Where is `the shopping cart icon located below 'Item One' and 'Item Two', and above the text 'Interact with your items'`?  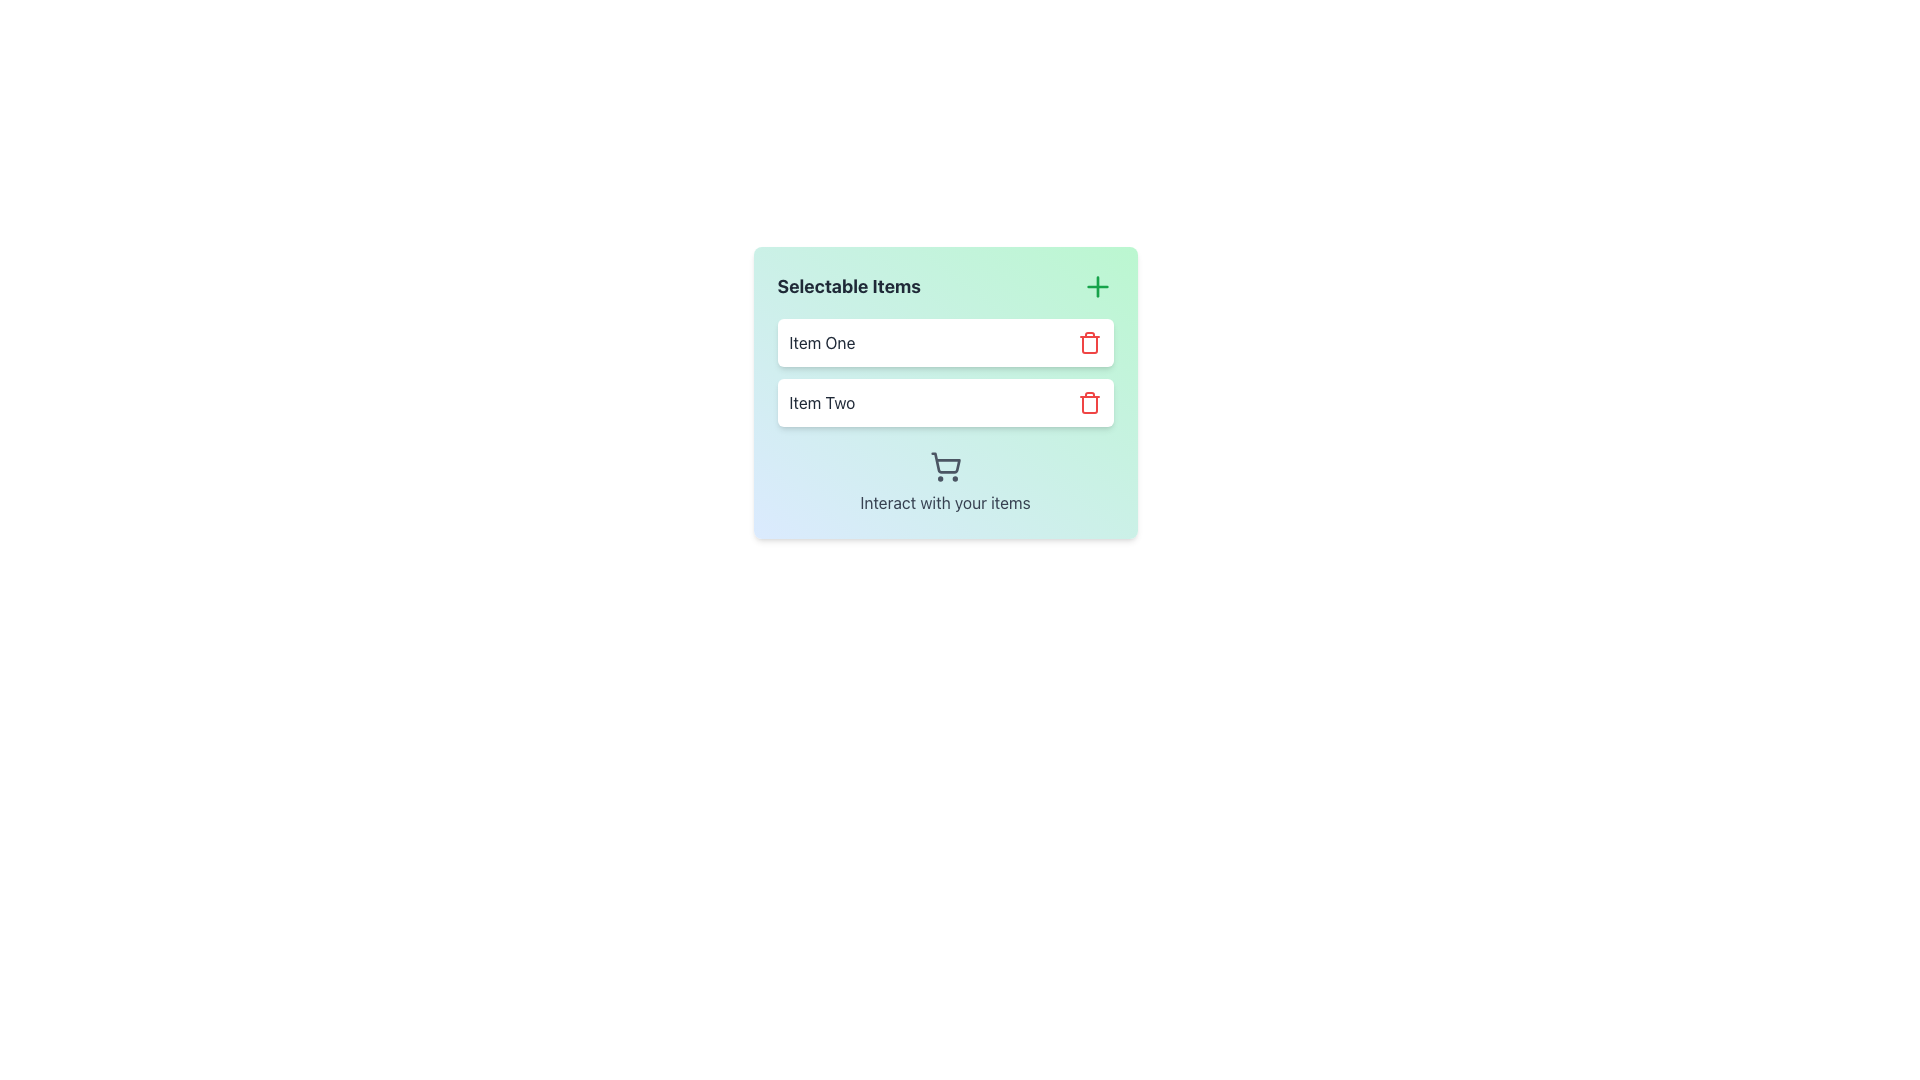
the shopping cart icon located below 'Item One' and 'Item Two', and above the text 'Interact with your items' is located at coordinates (944, 466).